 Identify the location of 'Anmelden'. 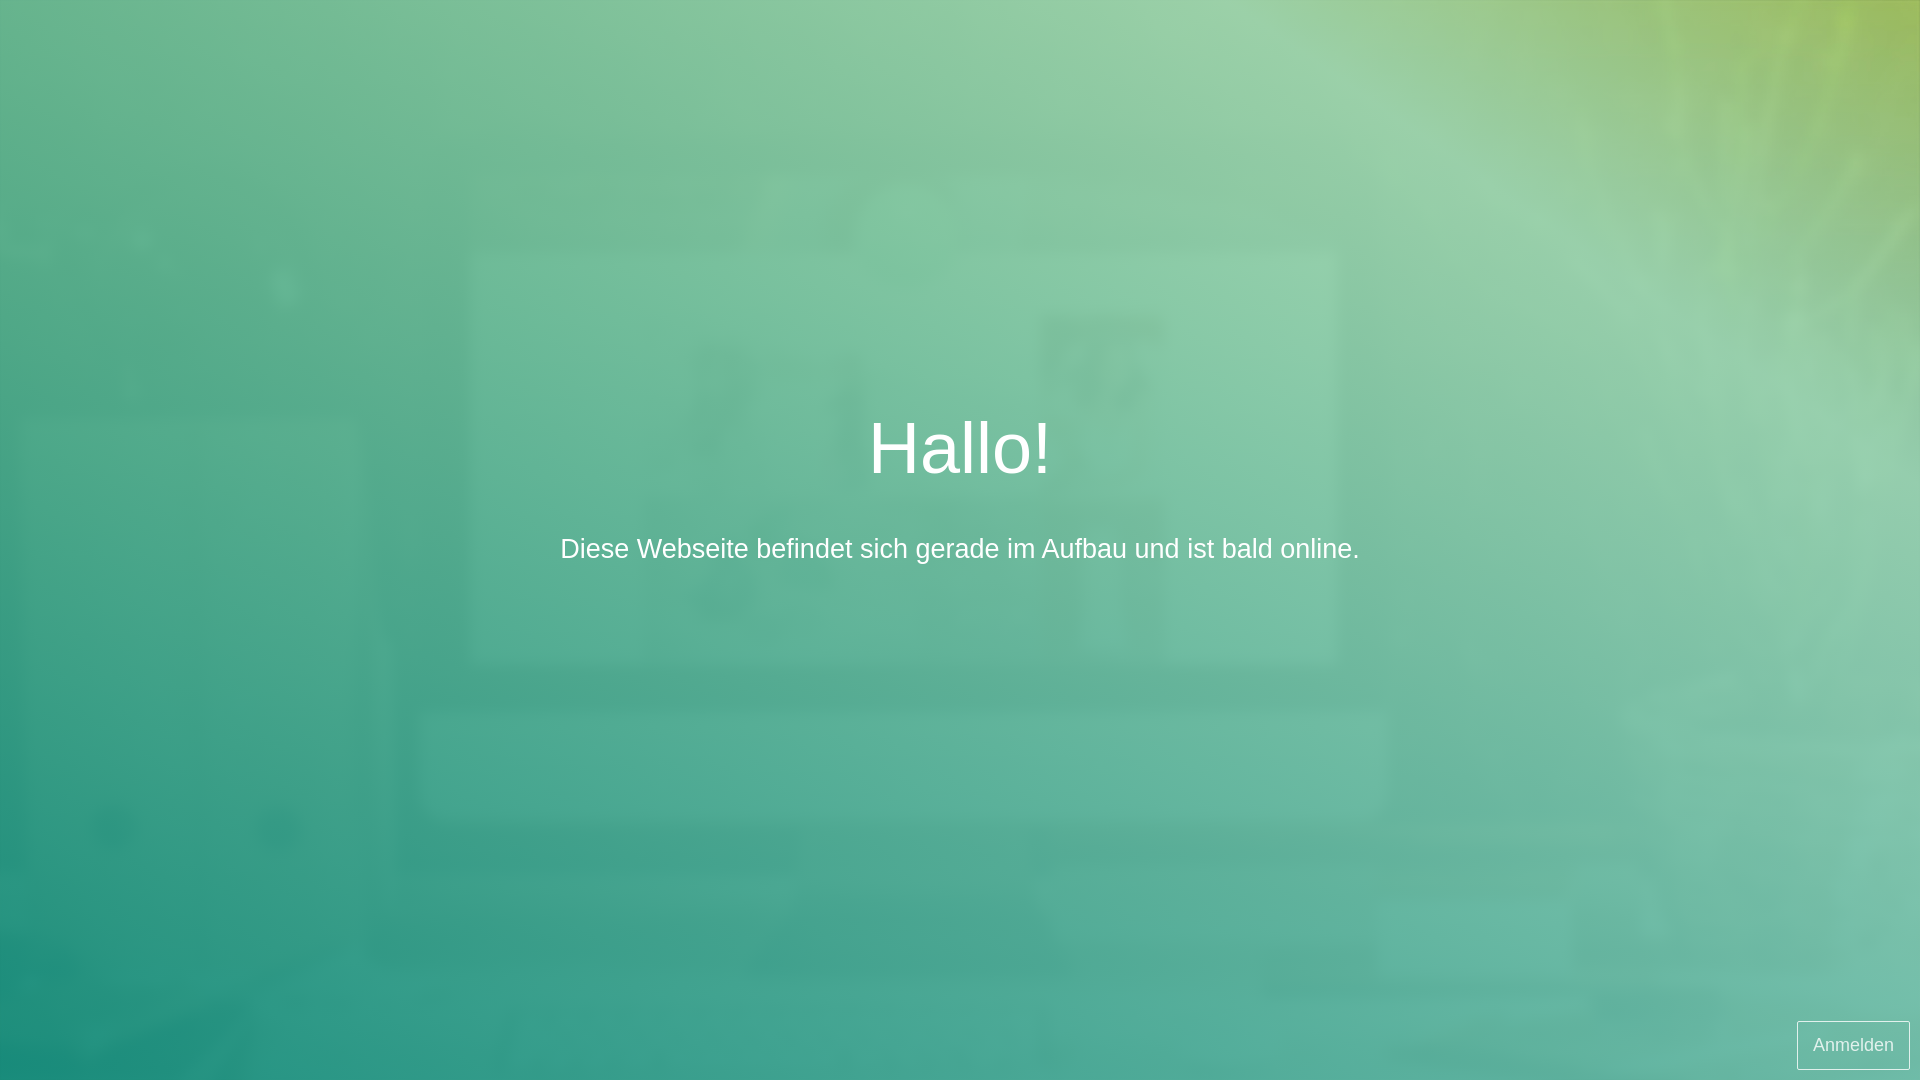
(1852, 1044).